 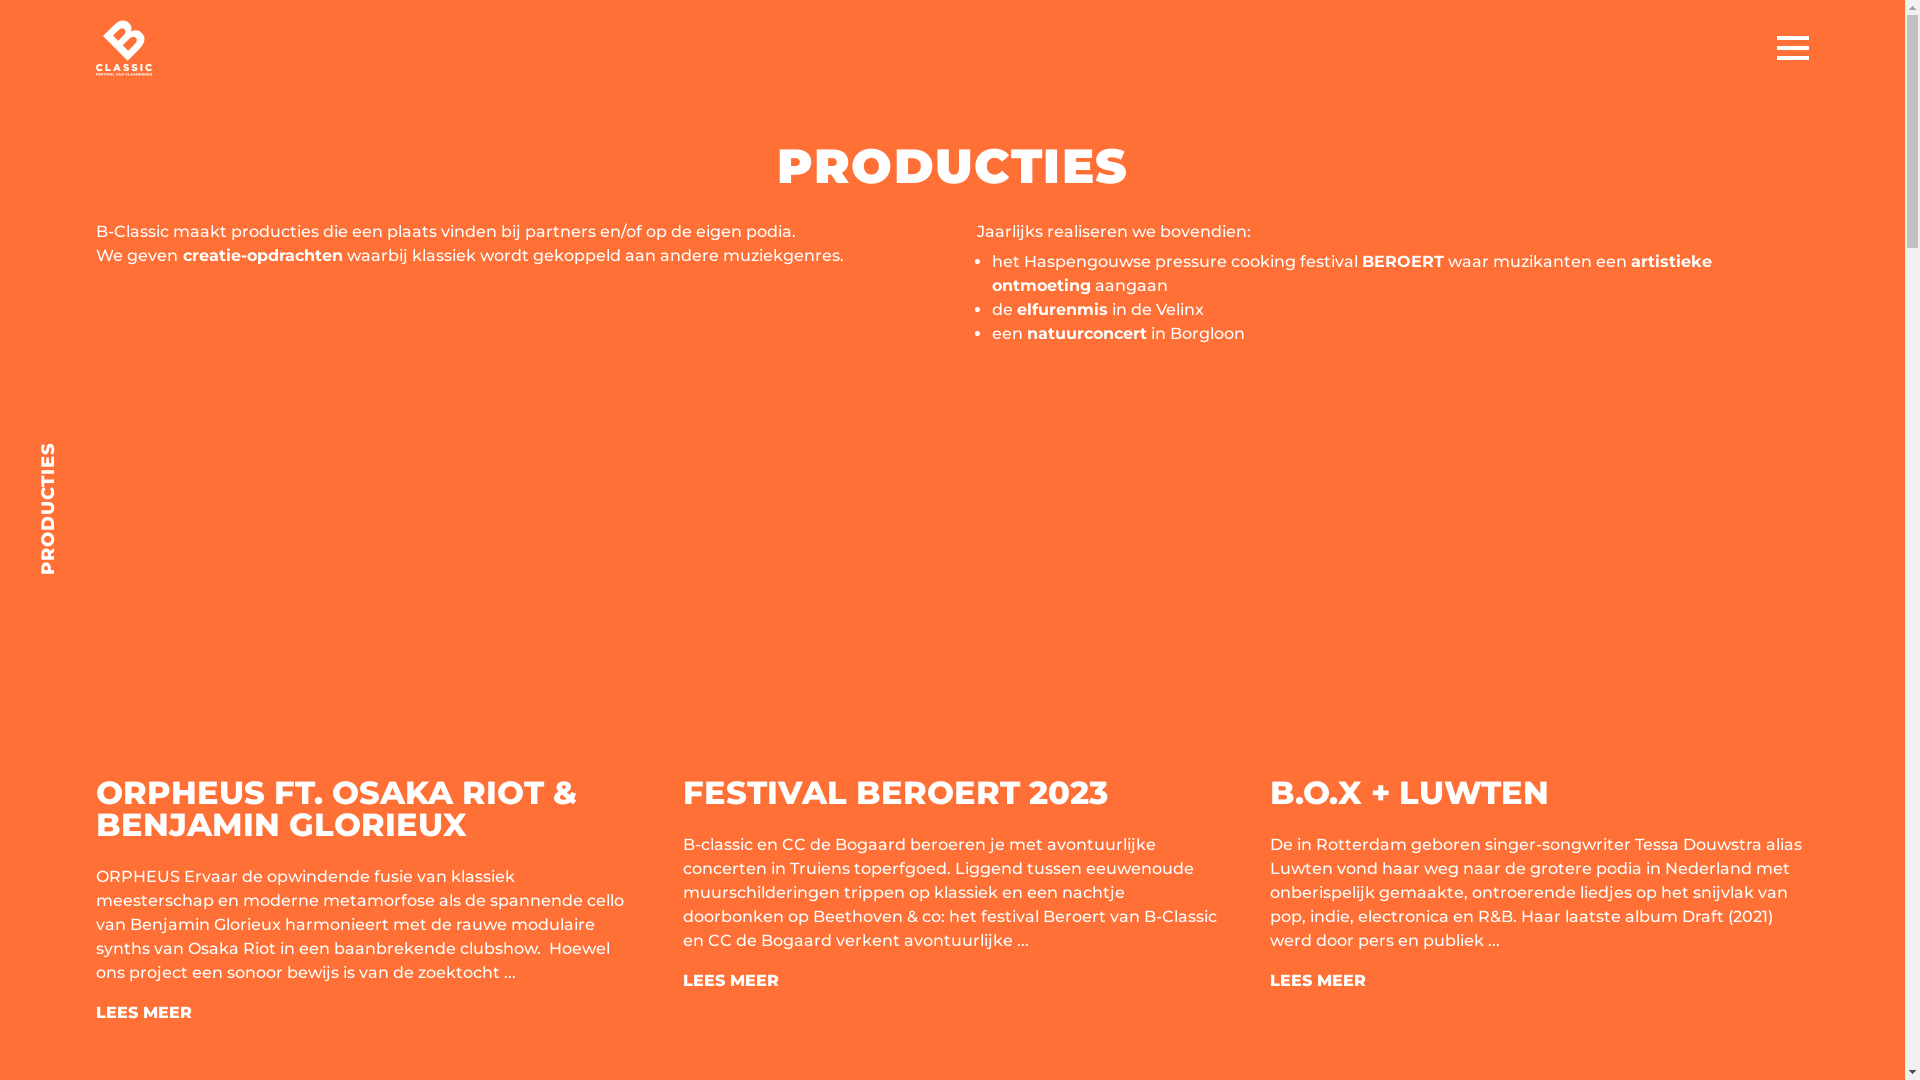 I want to click on 'B.O.X + LUWTEN', so click(x=1269, y=791).